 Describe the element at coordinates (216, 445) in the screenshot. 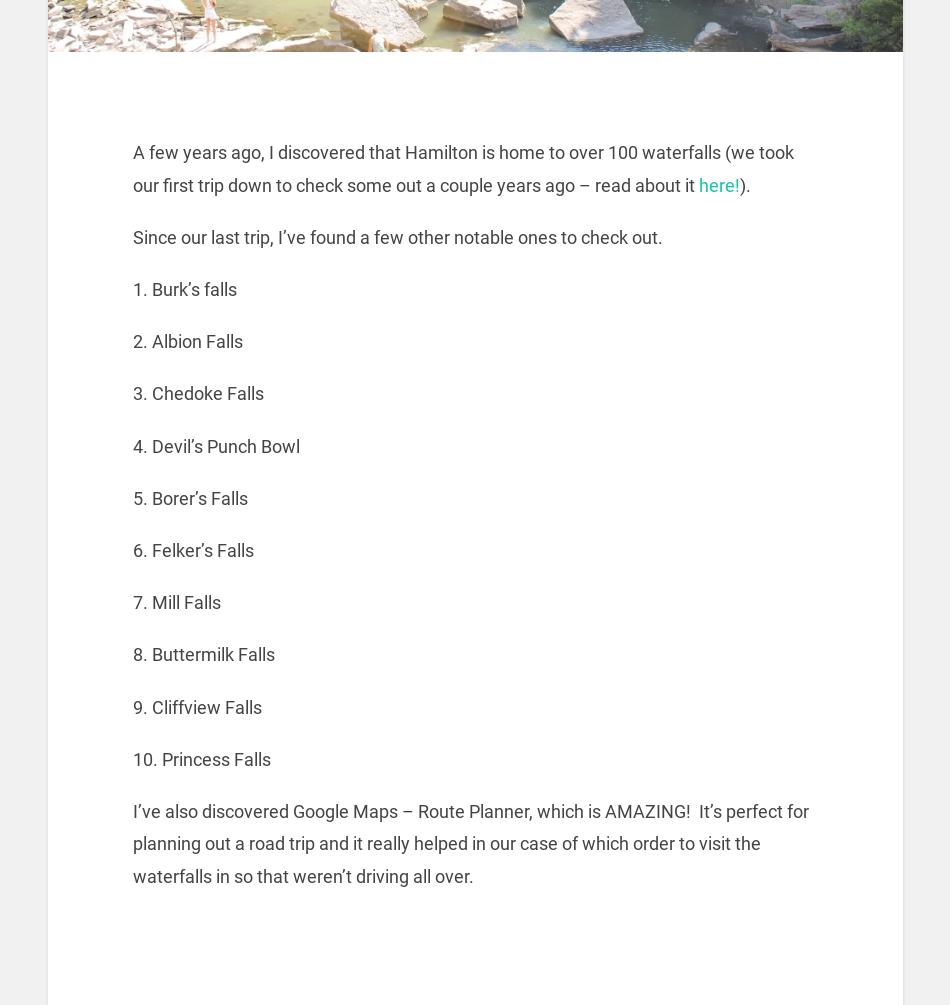

I see `'4. Devil’s Punch Bowl'` at that location.